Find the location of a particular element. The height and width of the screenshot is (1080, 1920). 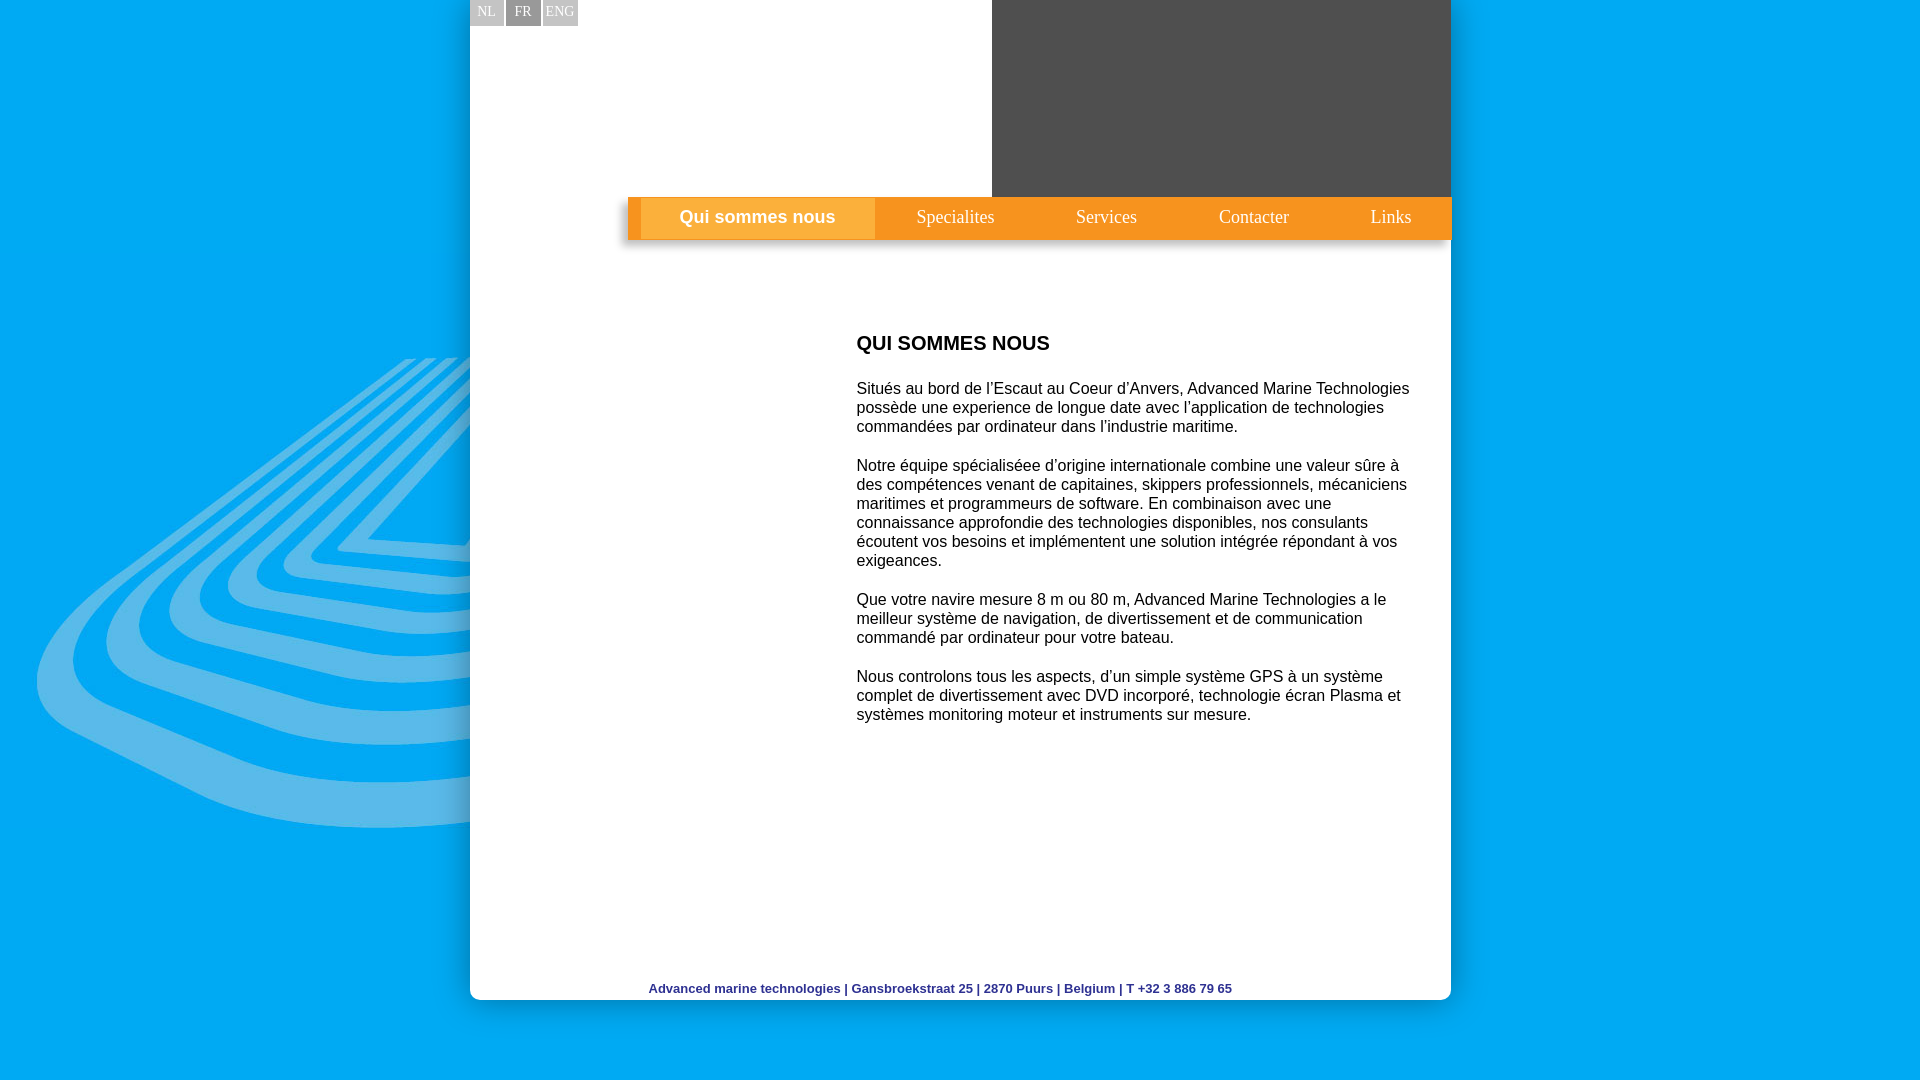

'Links' is located at coordinates (1331, 218).